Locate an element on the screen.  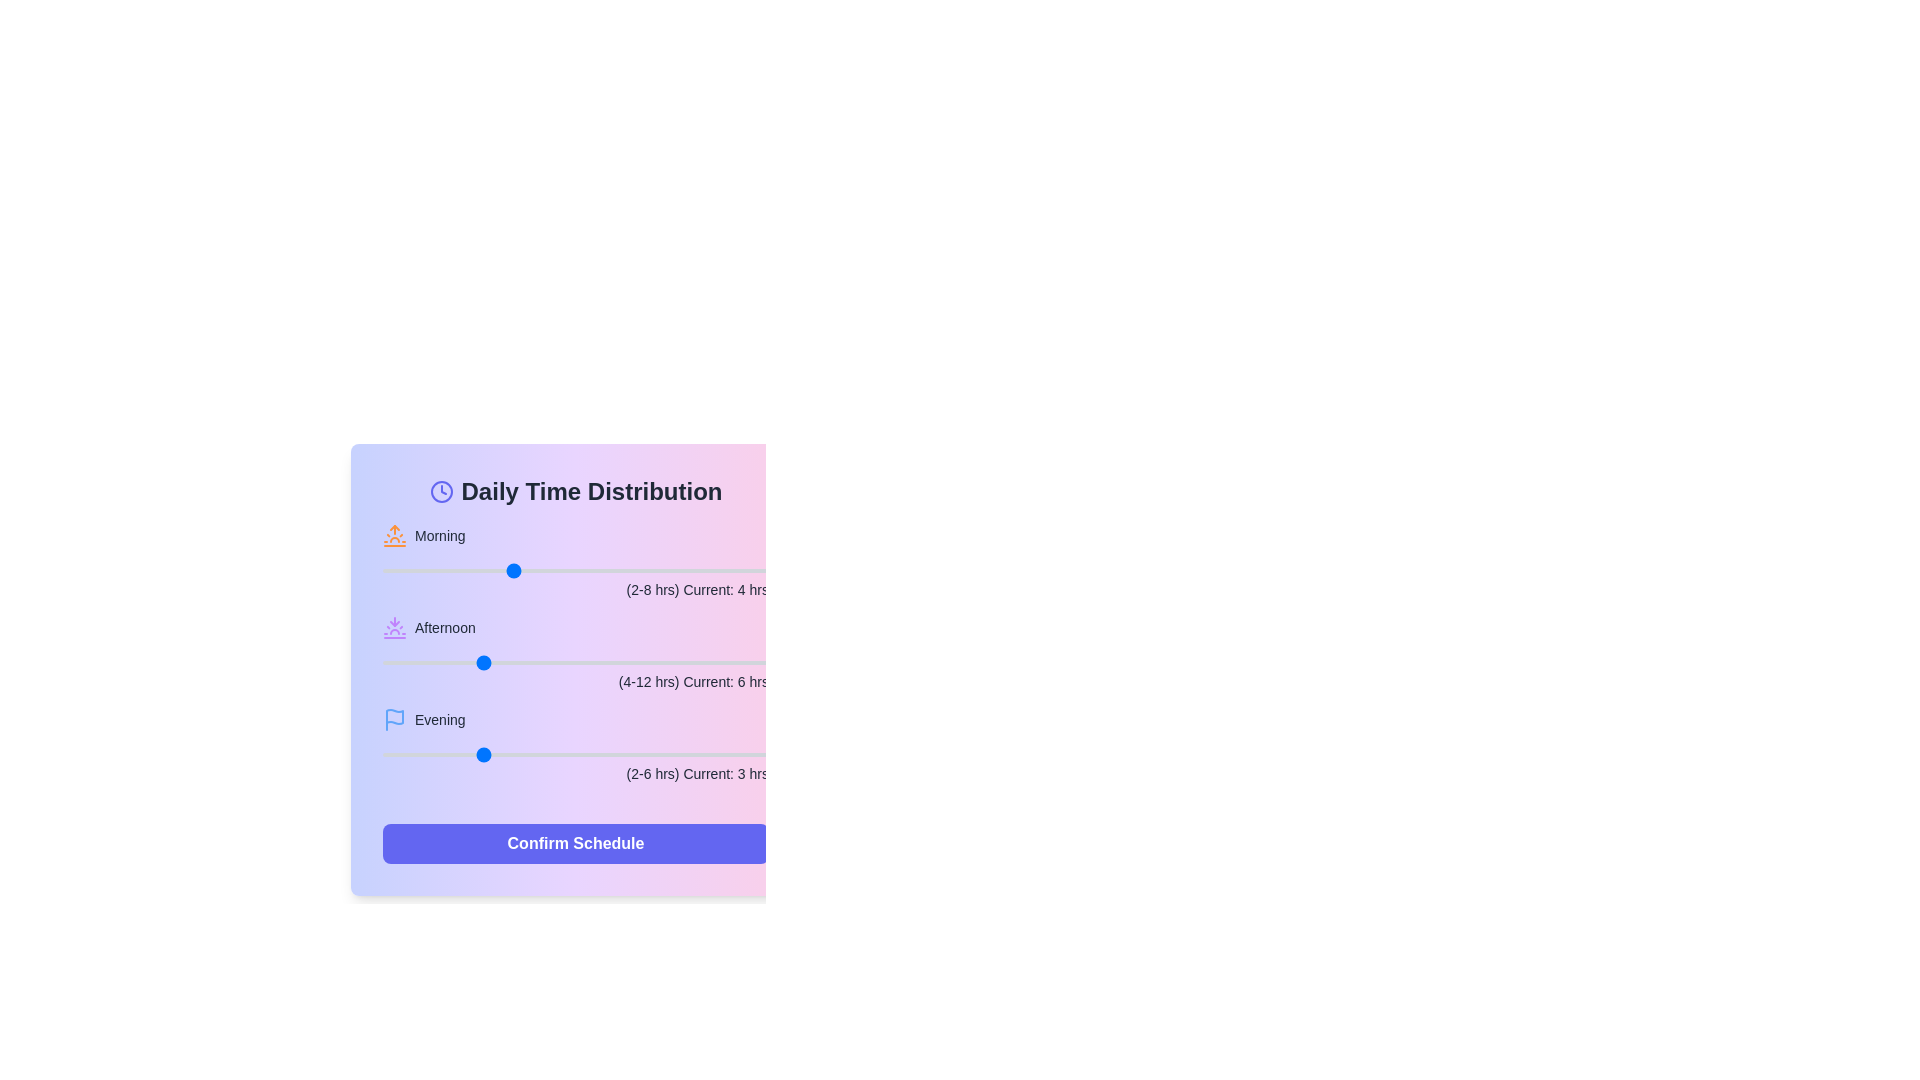
the slider is located at coordinates (575, 755).